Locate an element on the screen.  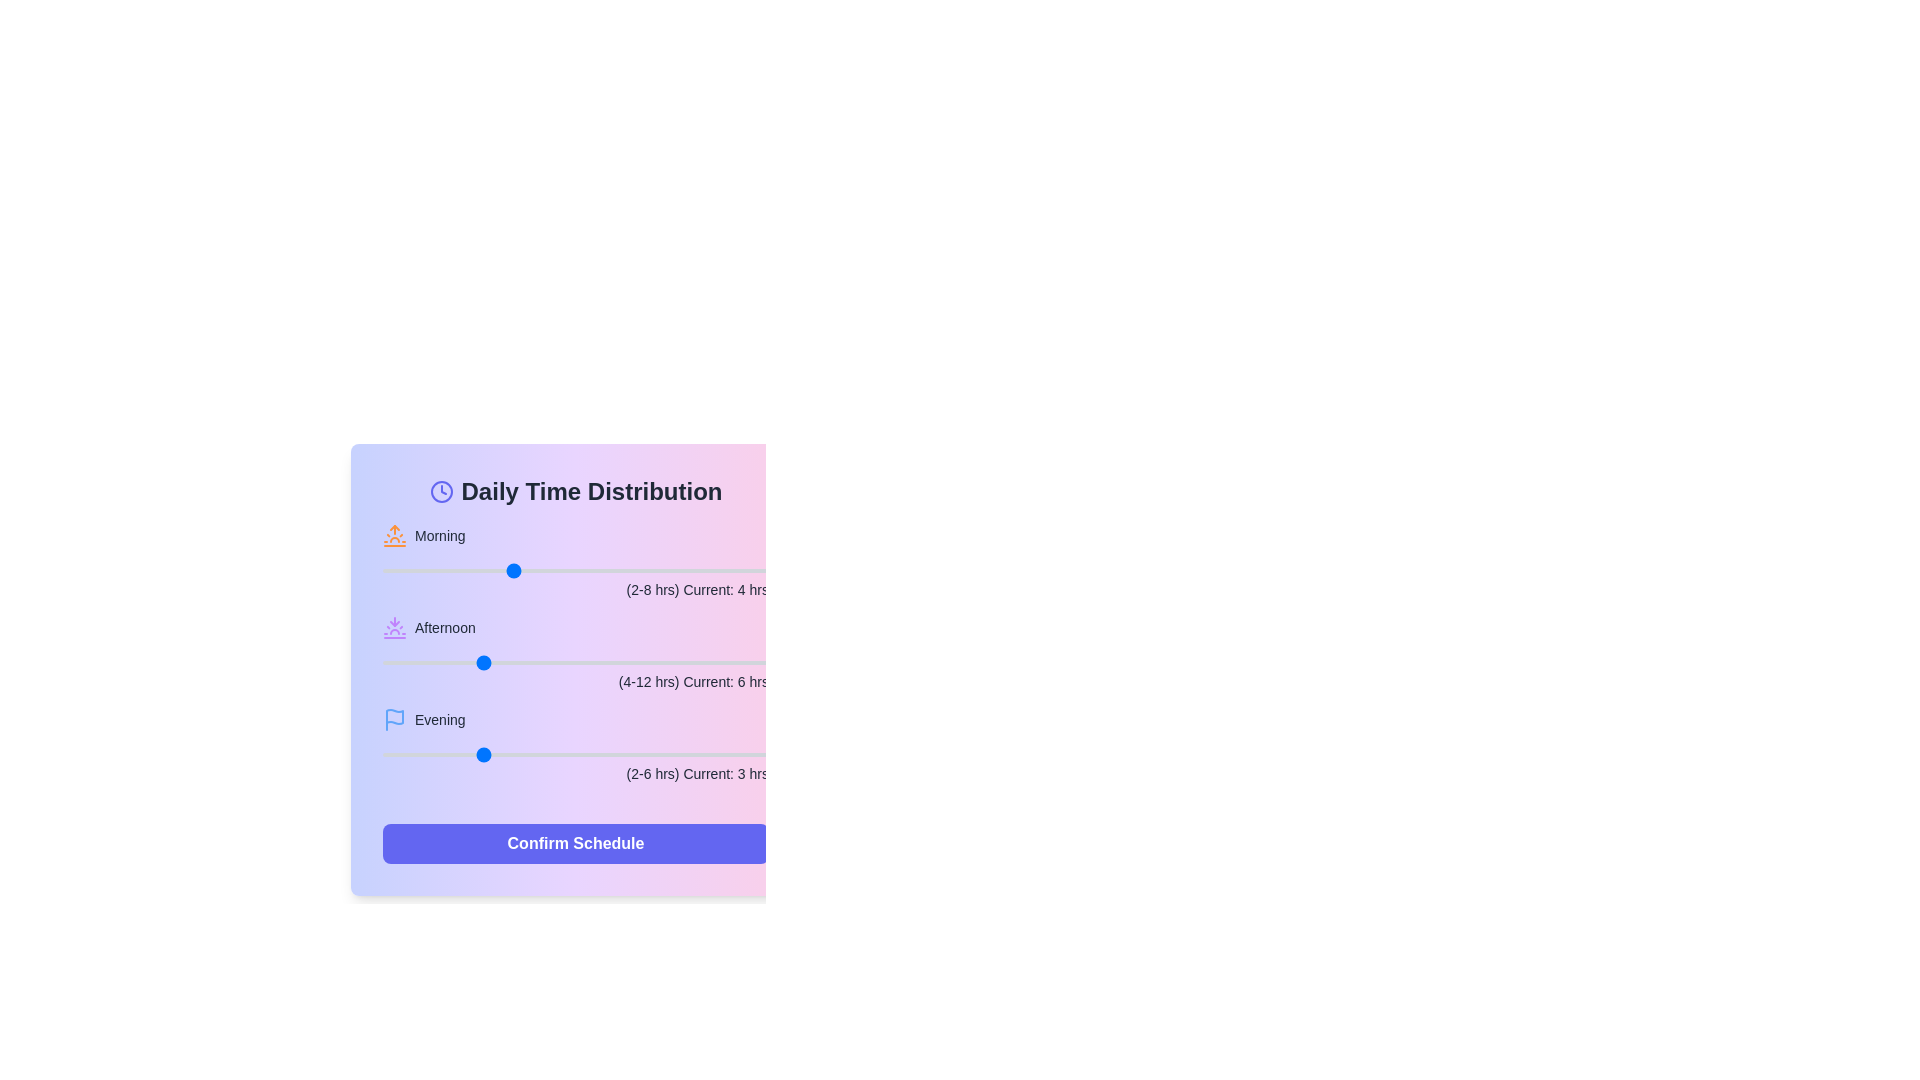
the slider is located at coordinates (575, 755).